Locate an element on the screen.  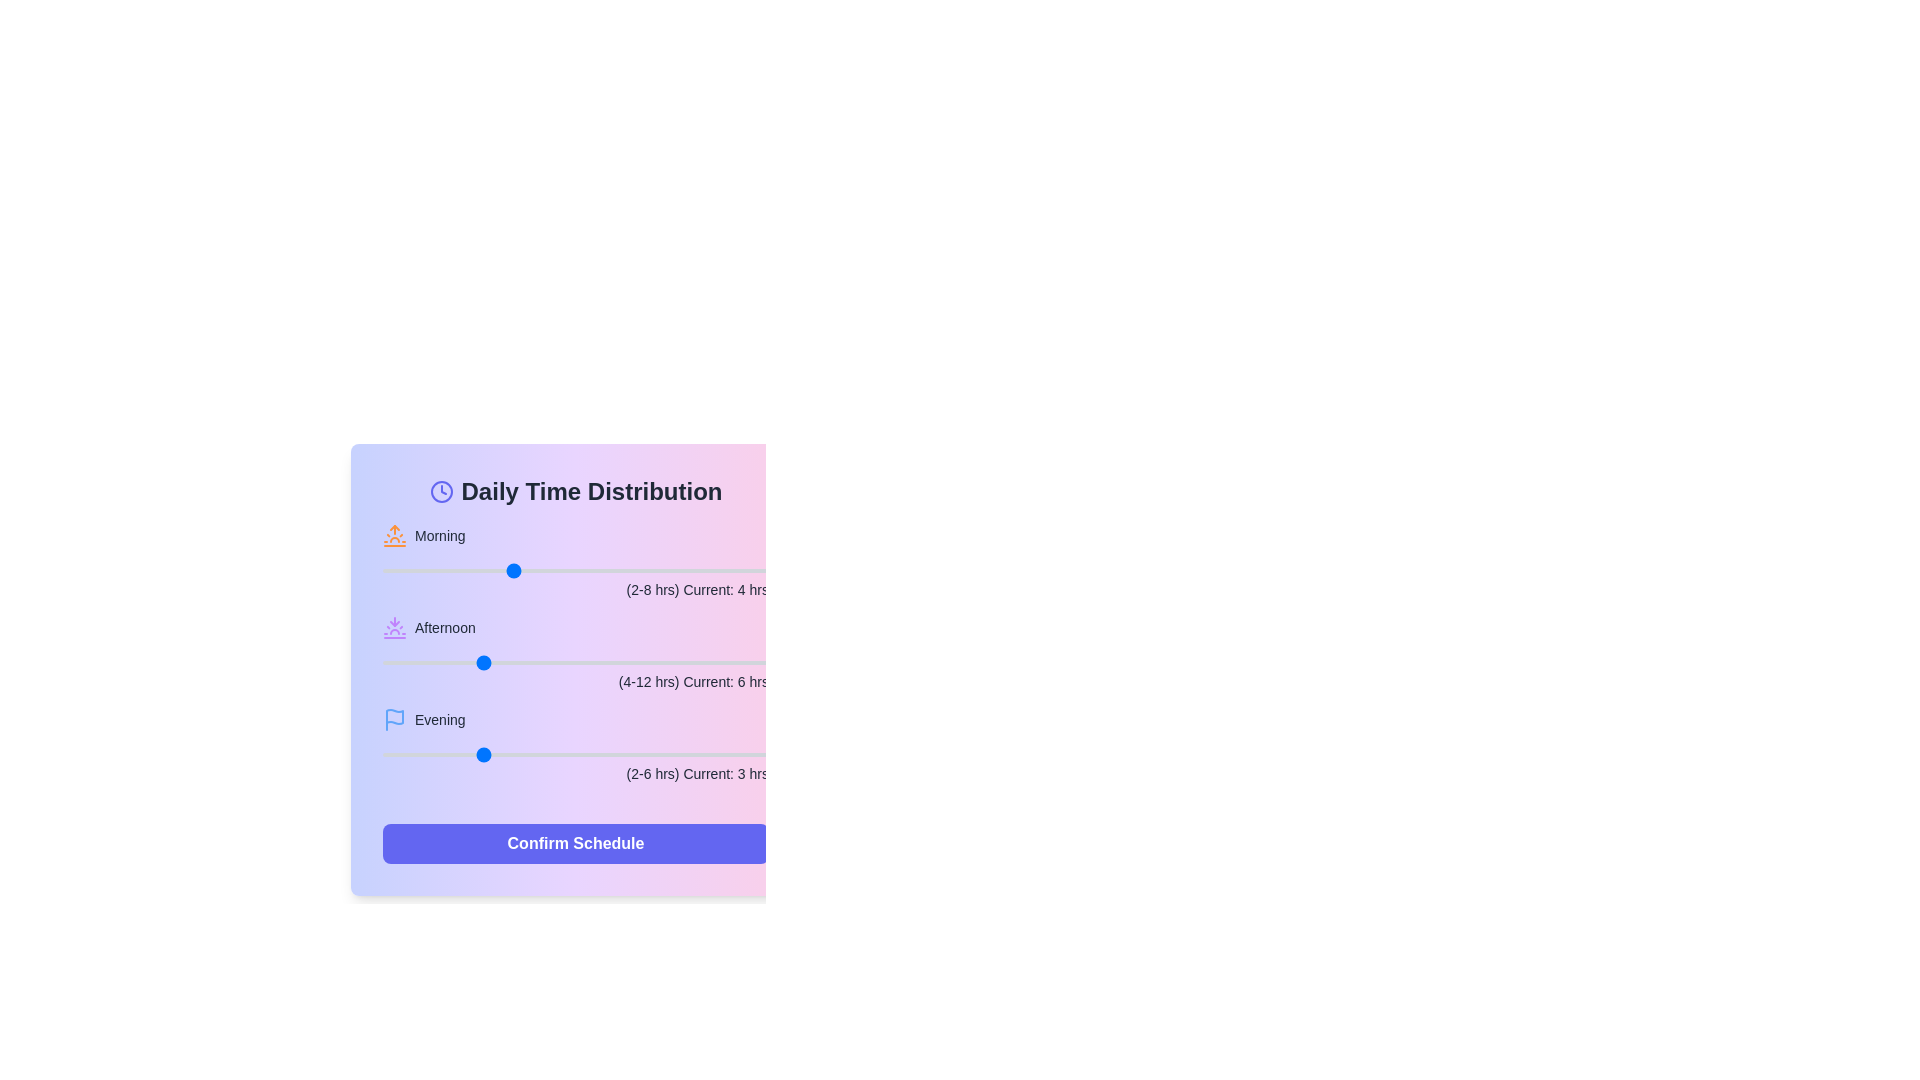
the slider is located at coordinates (575, 755).